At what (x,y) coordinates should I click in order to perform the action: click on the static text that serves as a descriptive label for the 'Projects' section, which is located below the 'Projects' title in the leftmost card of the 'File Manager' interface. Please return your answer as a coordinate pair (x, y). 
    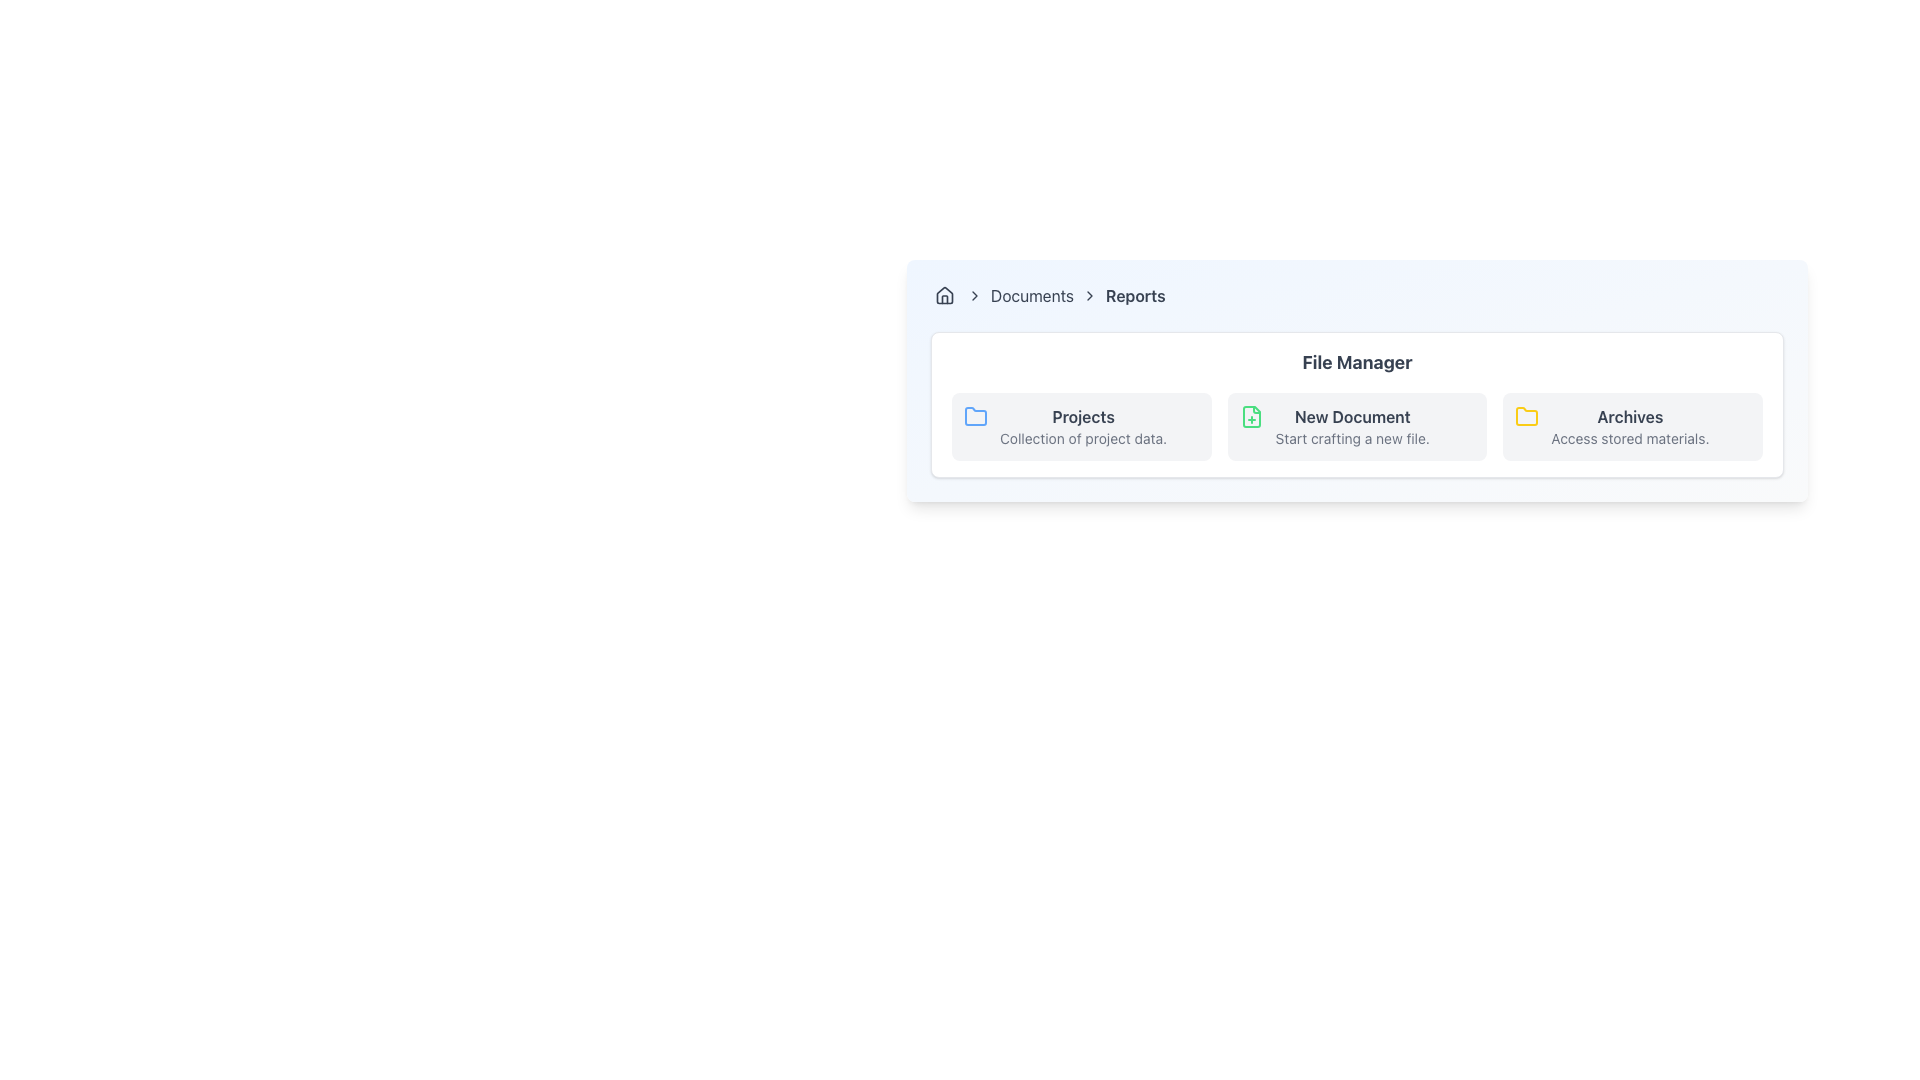
    Looking at the image, I should click on (1082, 438).